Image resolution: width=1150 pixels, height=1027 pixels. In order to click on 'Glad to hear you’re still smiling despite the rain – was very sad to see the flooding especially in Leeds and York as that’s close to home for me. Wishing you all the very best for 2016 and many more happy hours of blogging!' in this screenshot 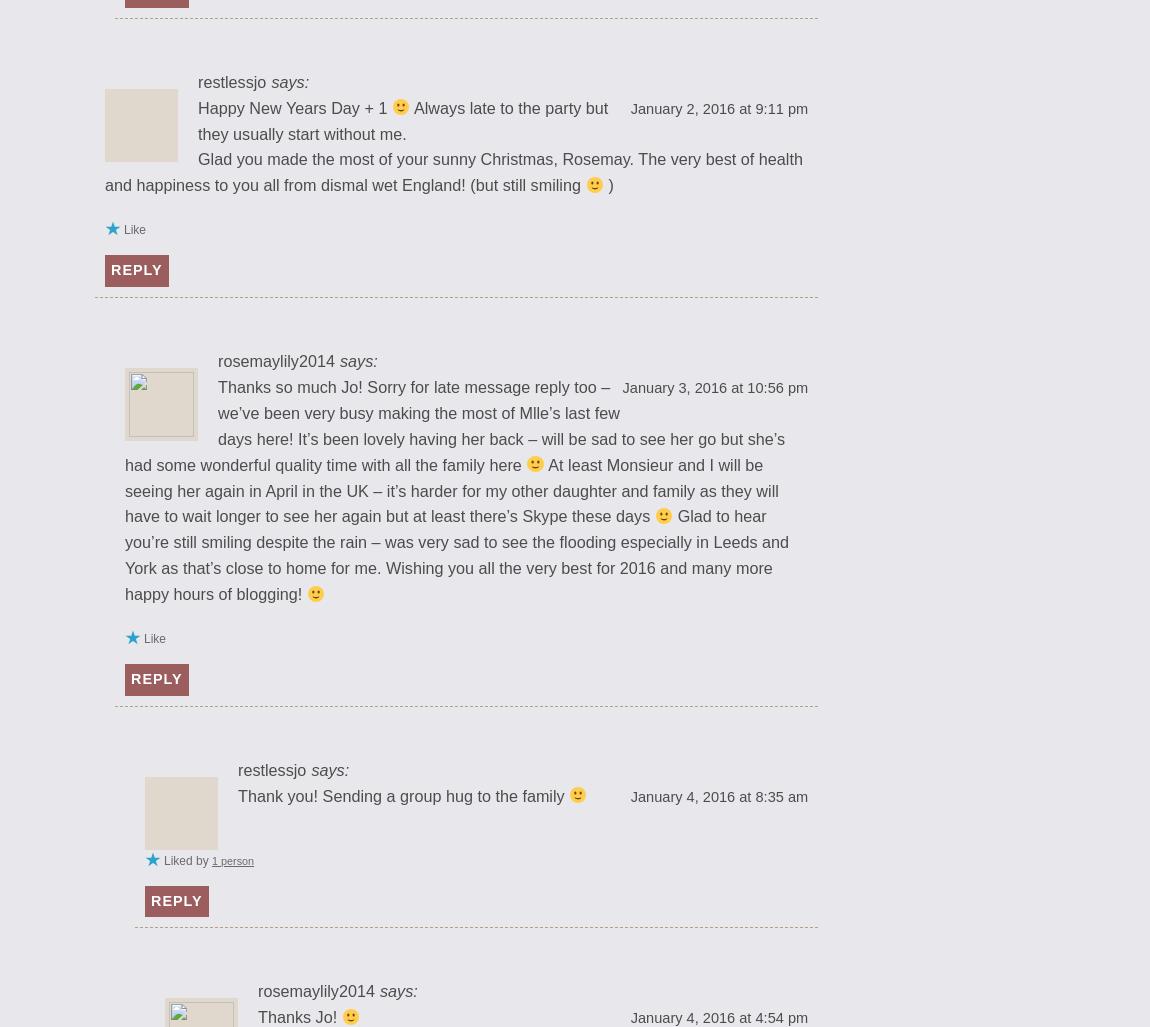, I will do `click(457, 553)`.